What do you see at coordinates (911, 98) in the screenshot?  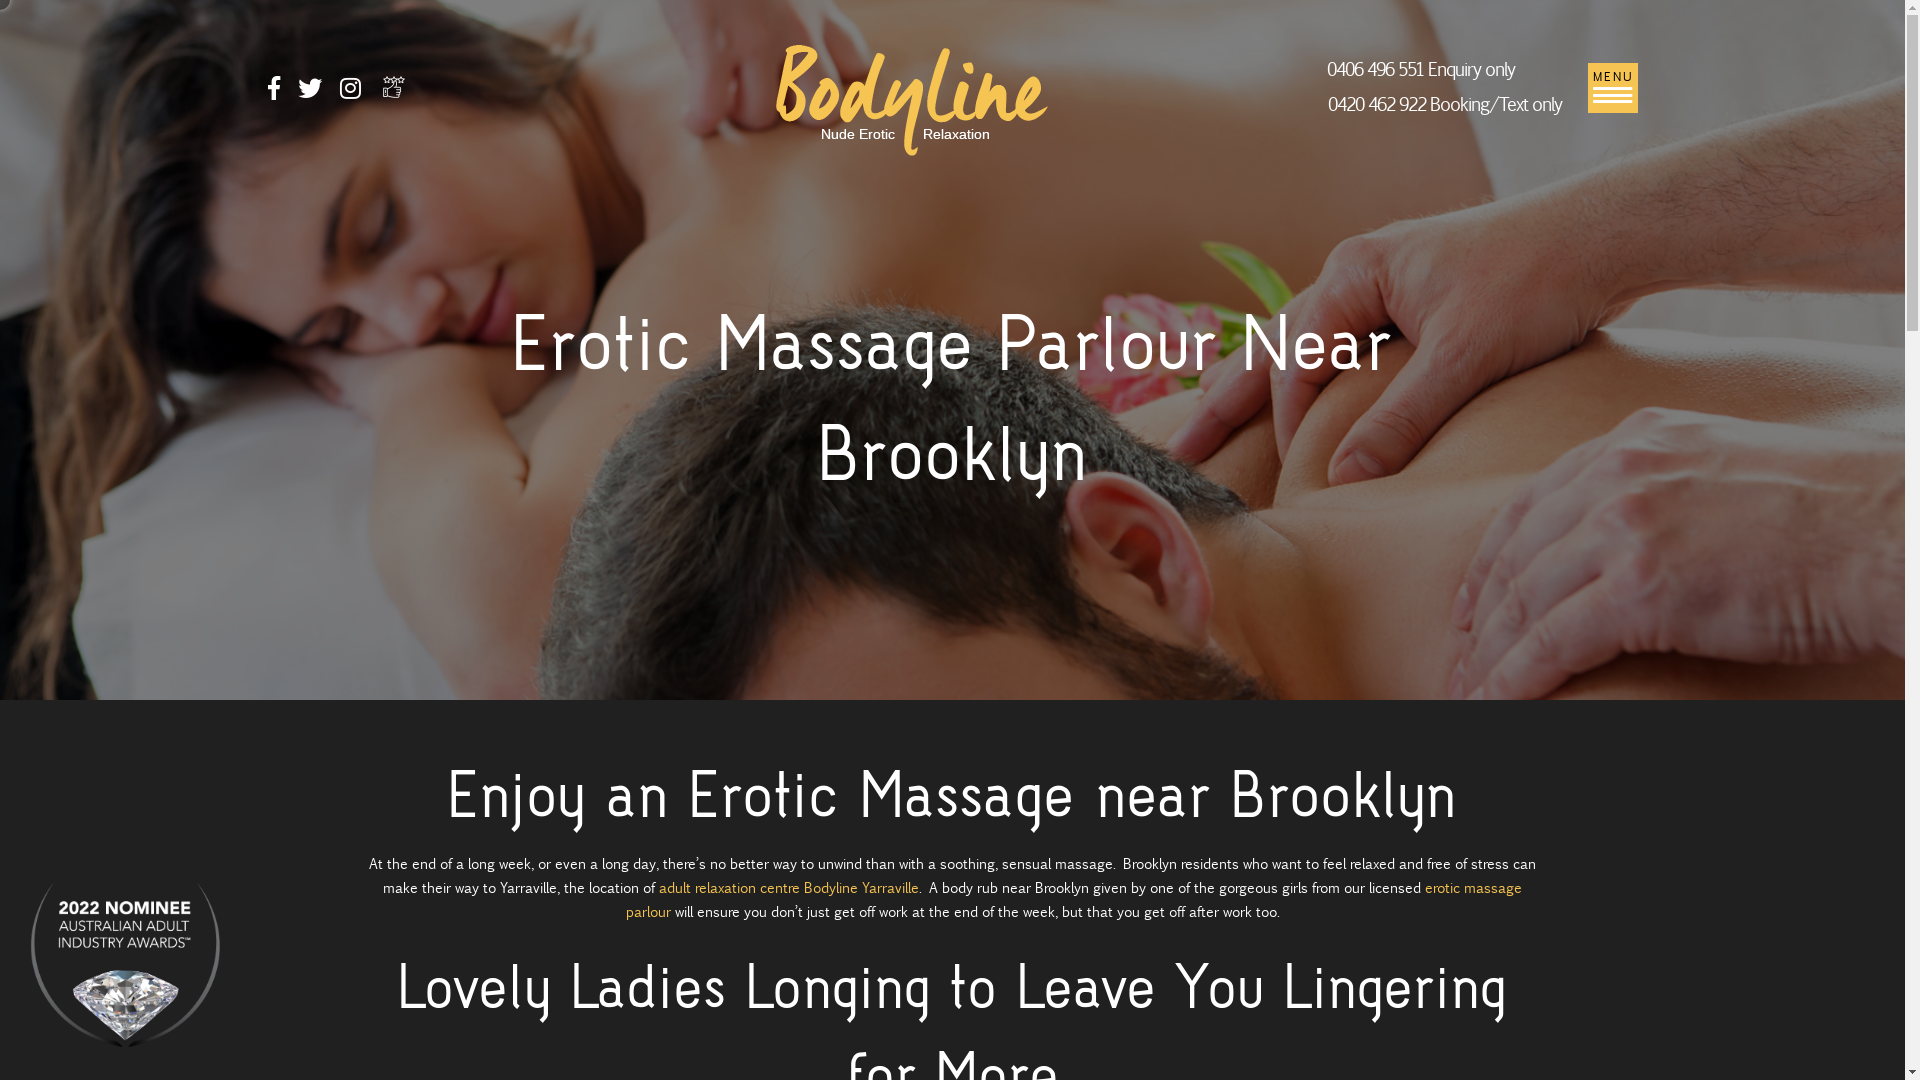 I see `'Bodyline Yarraville'` at bounding box center [911, 98].